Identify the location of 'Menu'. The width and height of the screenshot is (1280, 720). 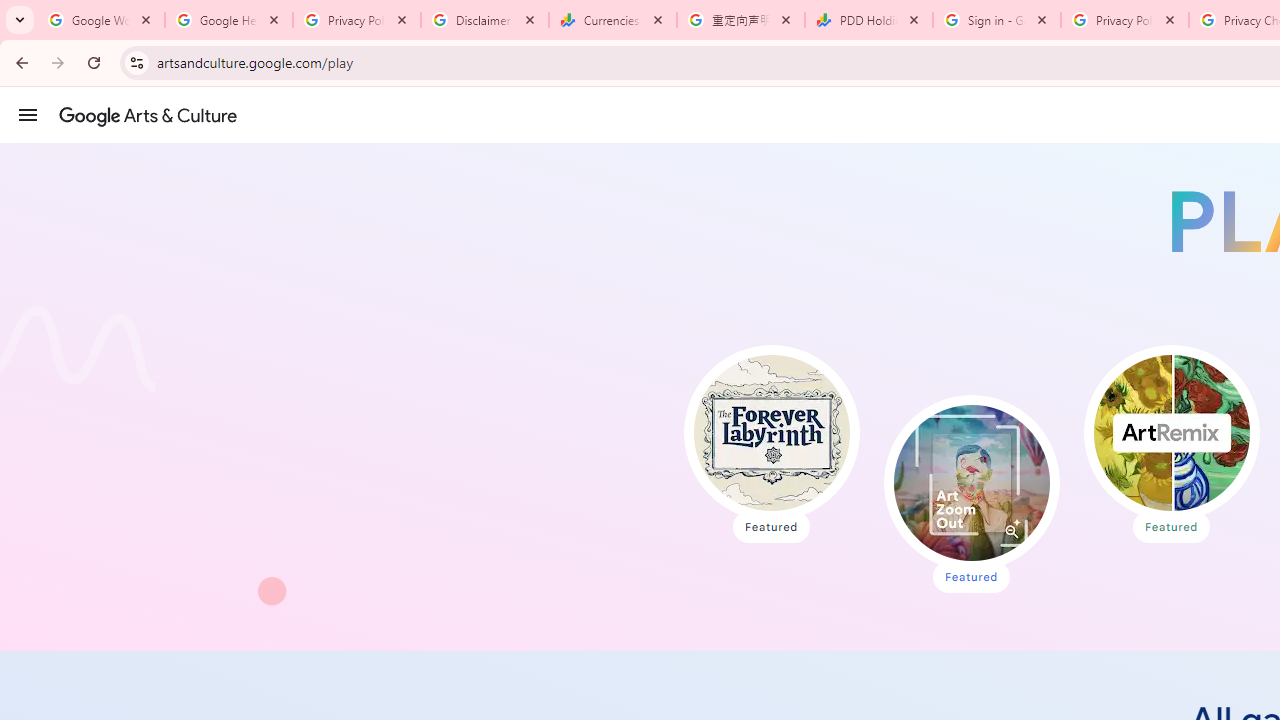
(28, 114).